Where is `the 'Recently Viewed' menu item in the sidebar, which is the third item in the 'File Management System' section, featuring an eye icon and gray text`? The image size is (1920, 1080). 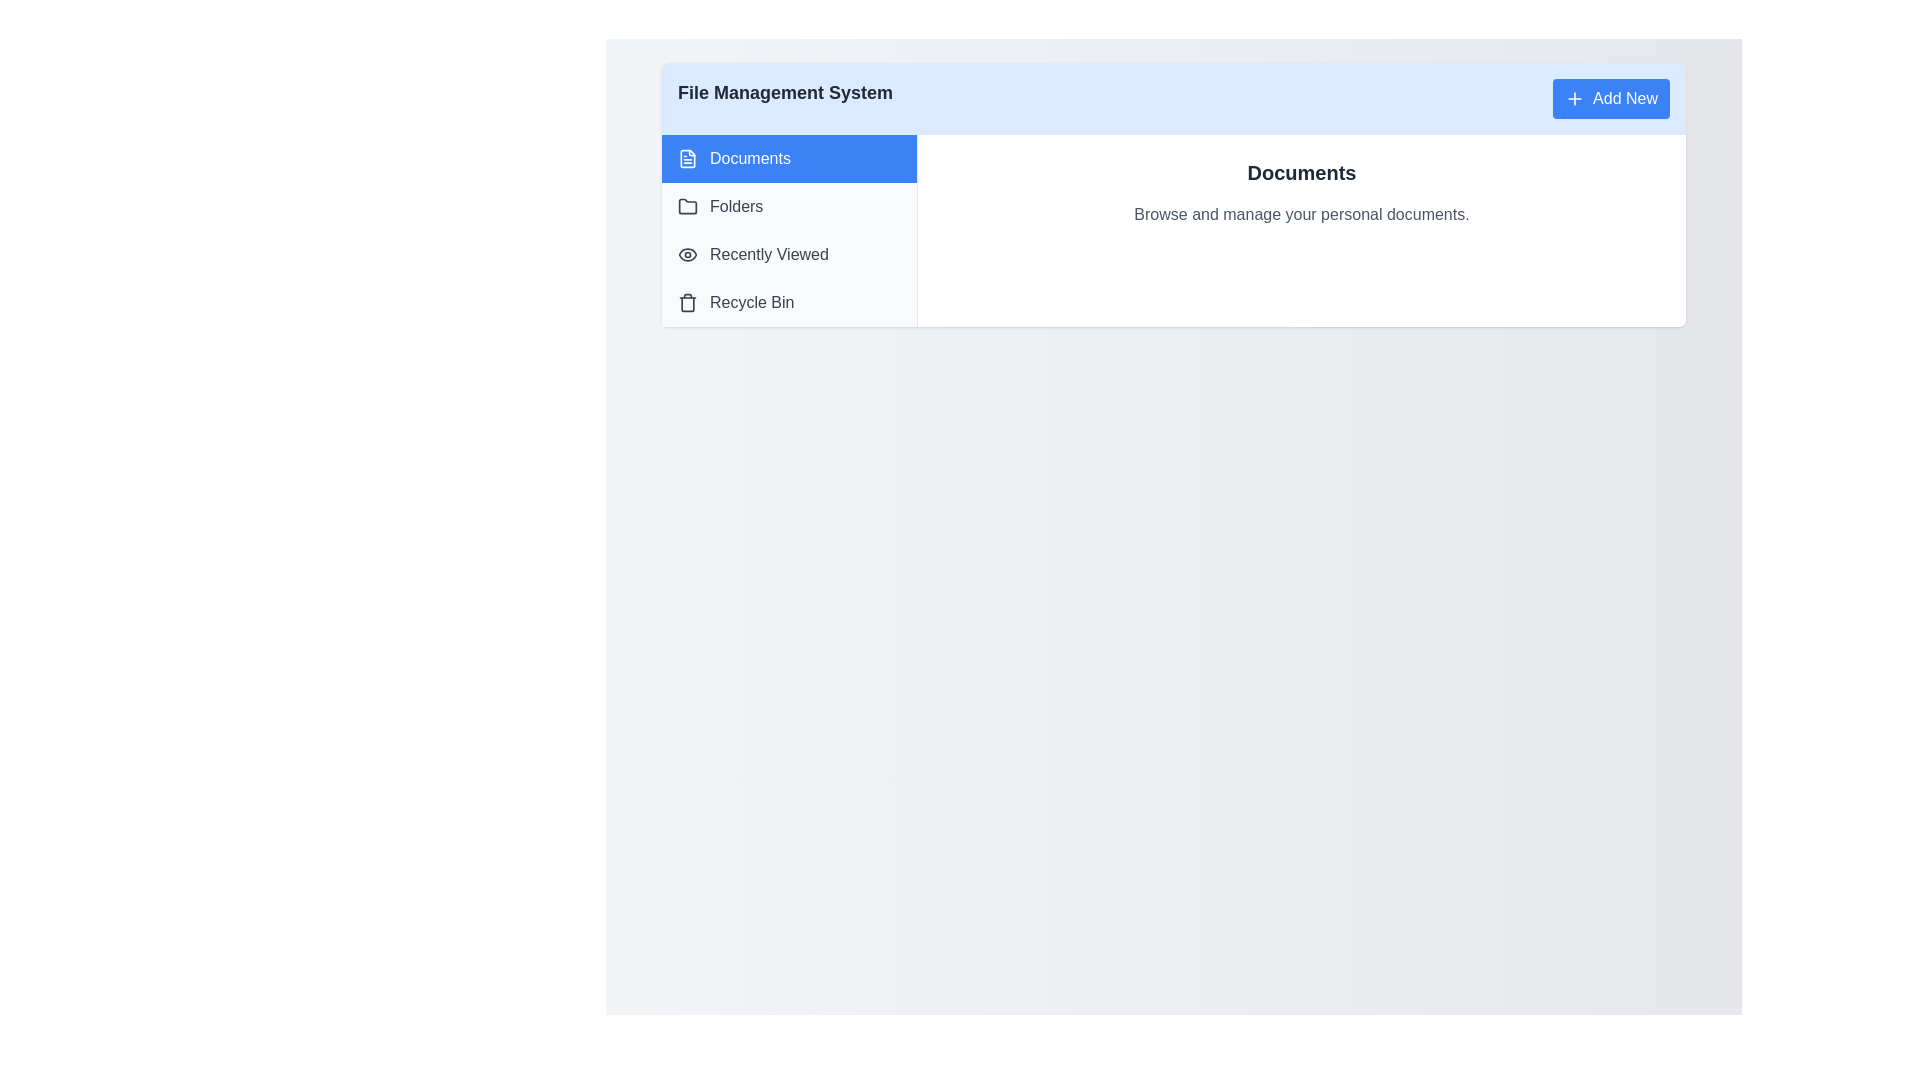 the 'Recently Viewed' menu item in the sidebar, which is the third item in the 'File Management System' section, featuring an eye icon and gray text is located at coordinates (788, 253).